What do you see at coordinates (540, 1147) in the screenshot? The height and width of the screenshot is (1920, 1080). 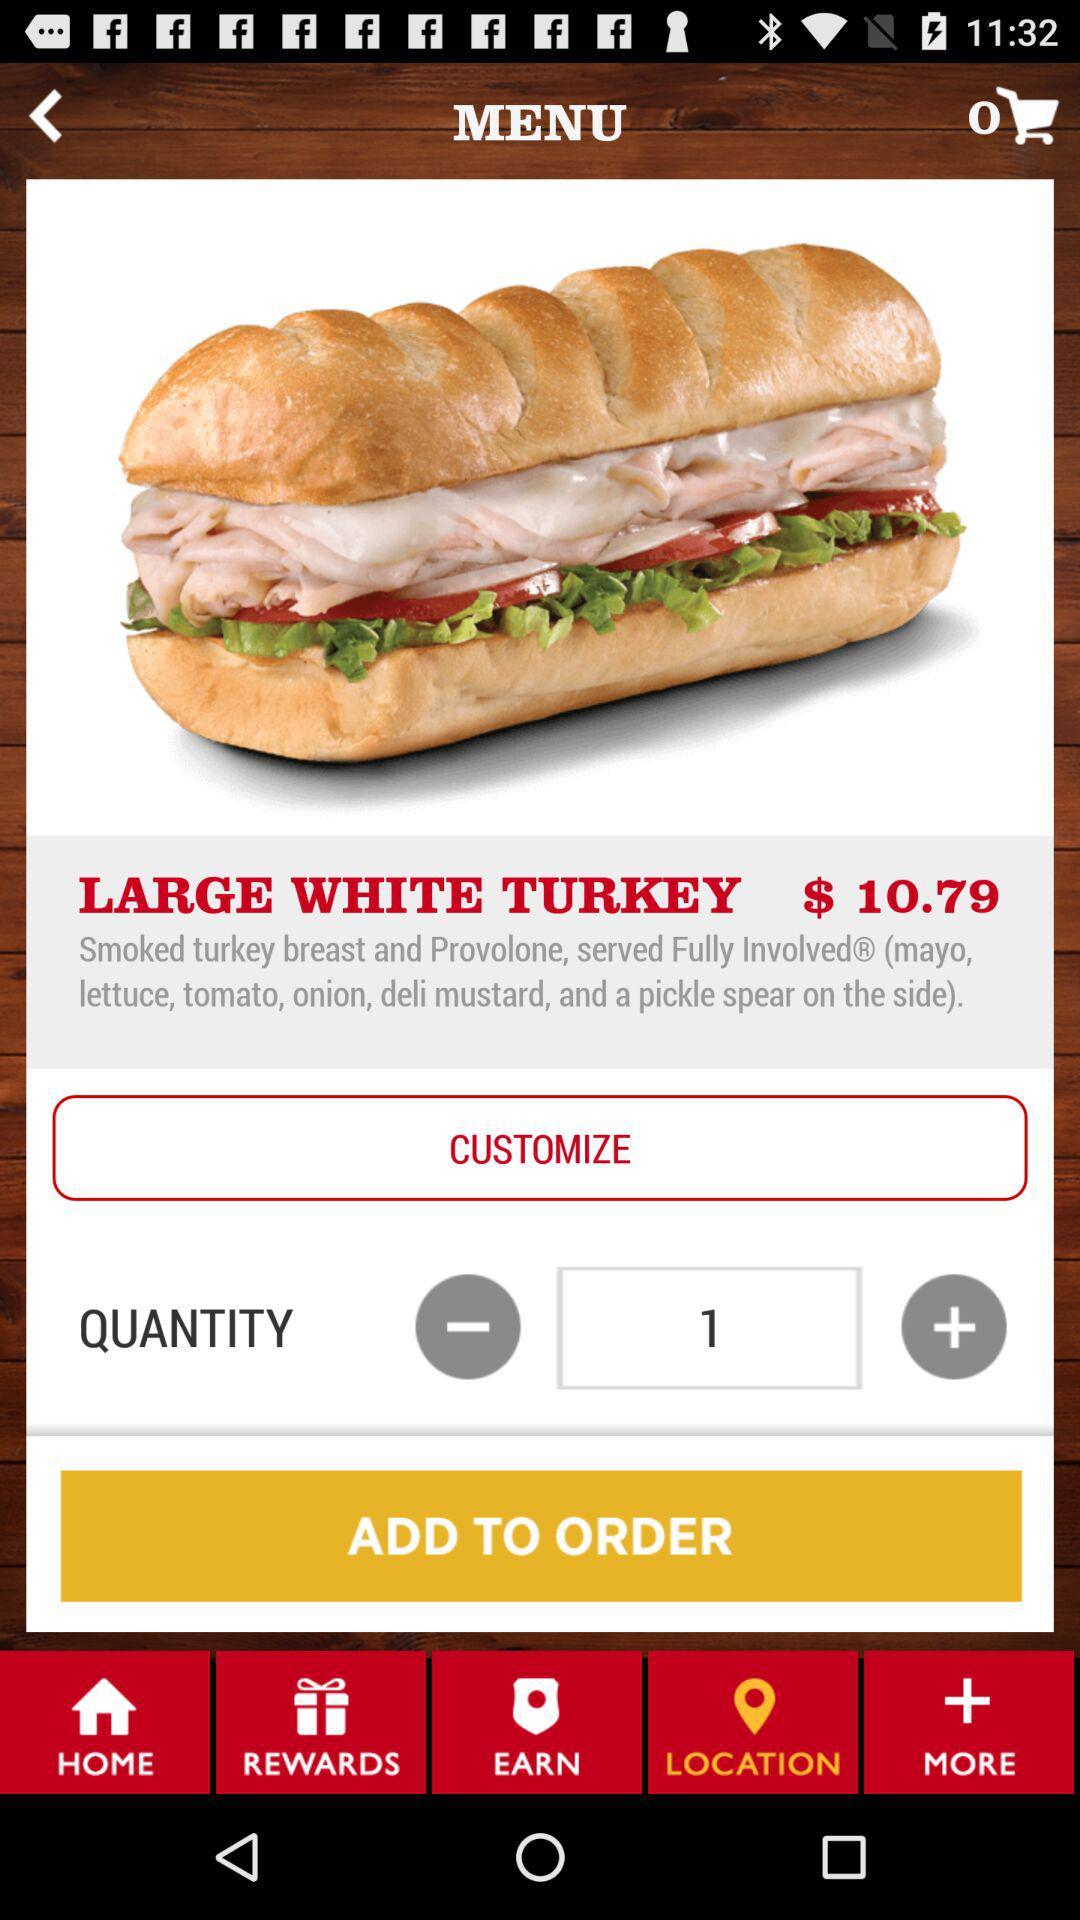 I see `customize item` at bounding box center [540, 1147].